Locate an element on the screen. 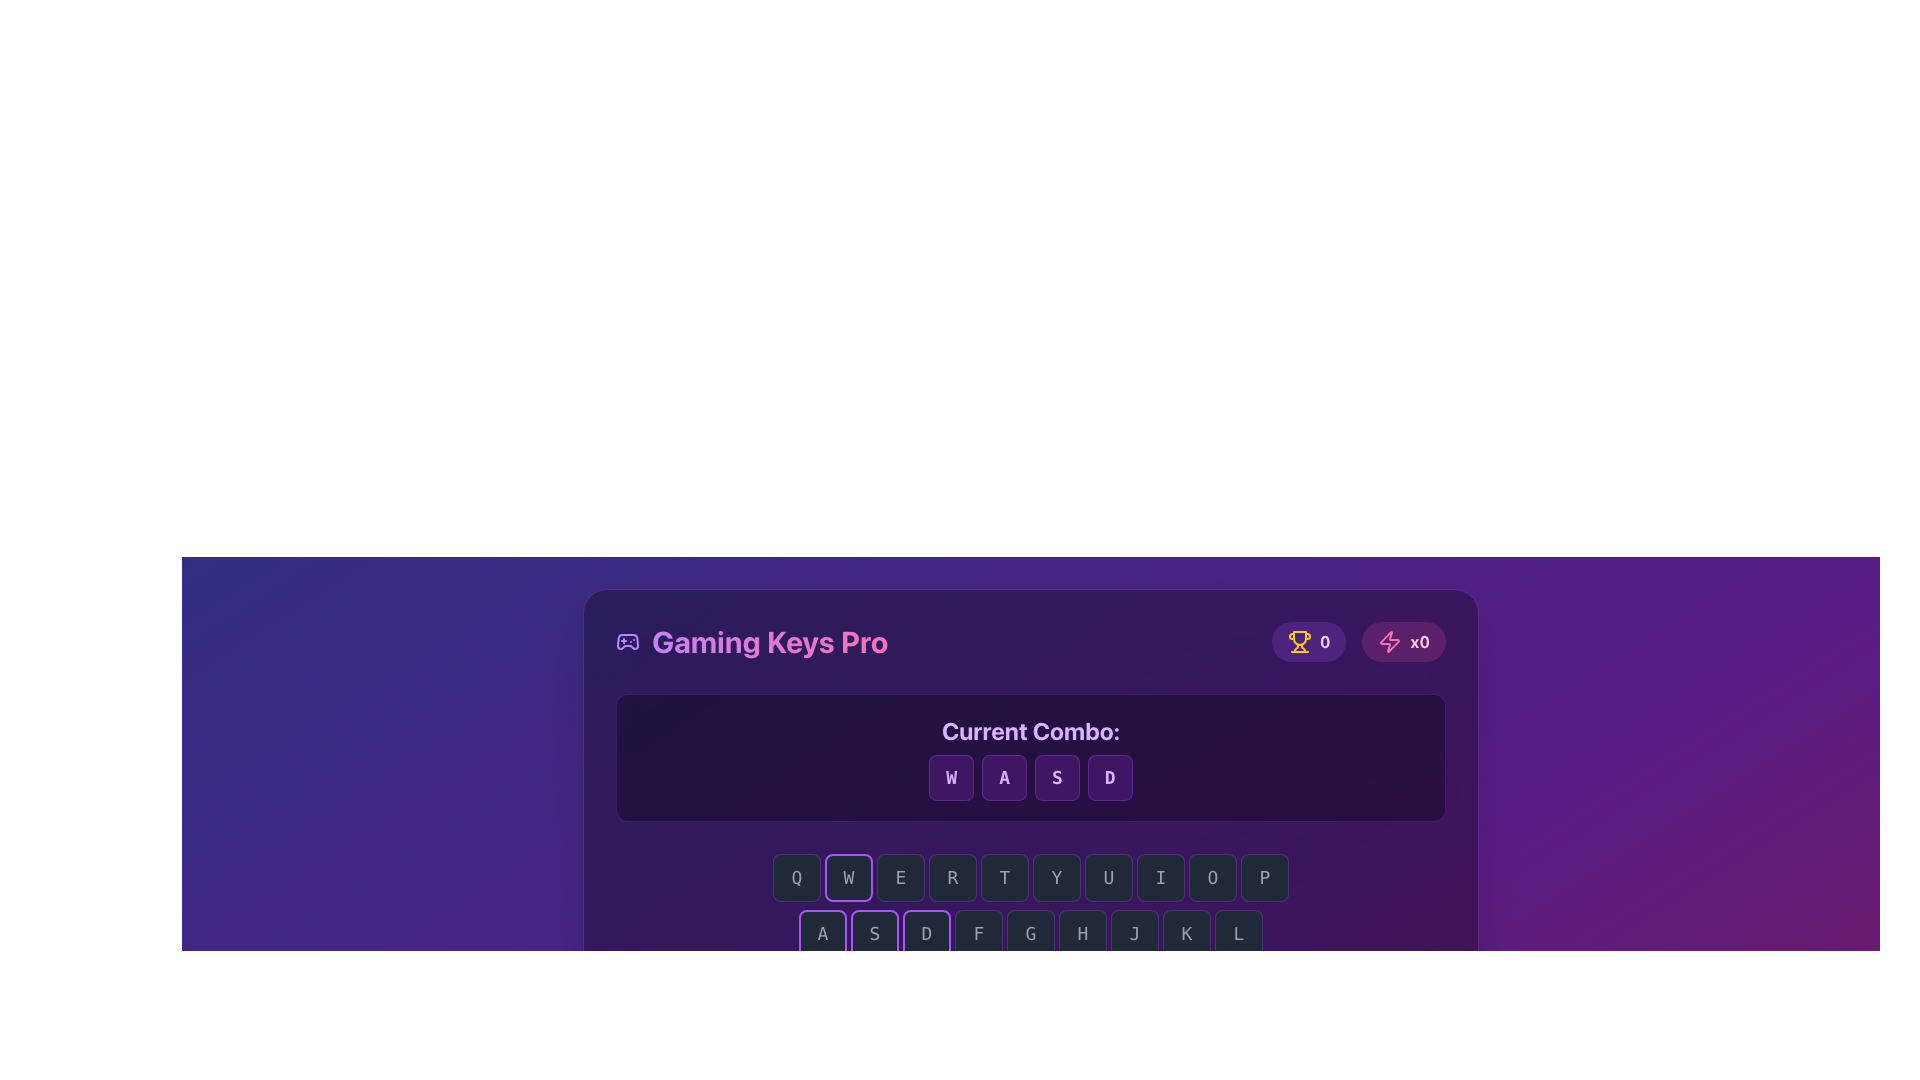 This screenshot has height=1080, width=1920. the purple game controller icon with a star shape, which is located to the left of the 'Gaming Keys Pro' text is located at coordinates (627, 641).